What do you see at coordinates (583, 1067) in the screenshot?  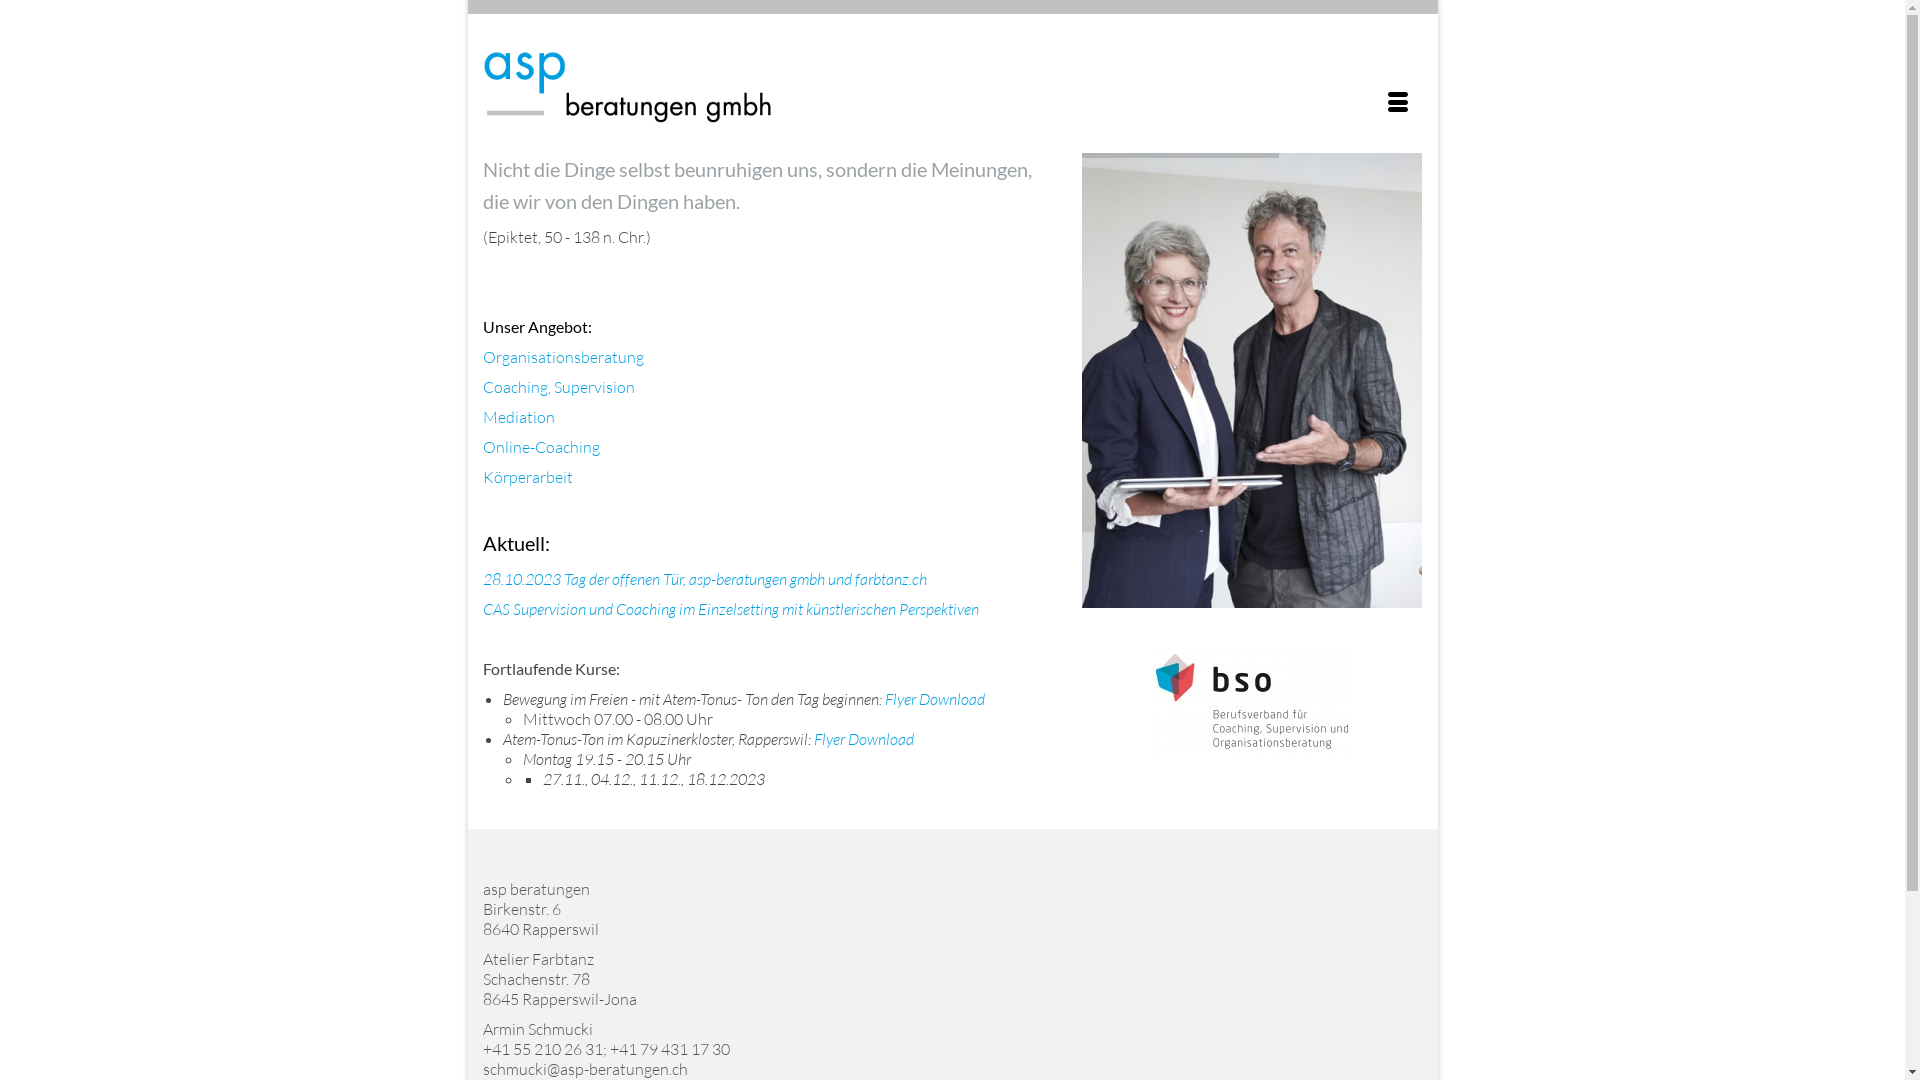 I see `'schmucki@asp-beratungen.ch'` at bounding box center [583, 1067].